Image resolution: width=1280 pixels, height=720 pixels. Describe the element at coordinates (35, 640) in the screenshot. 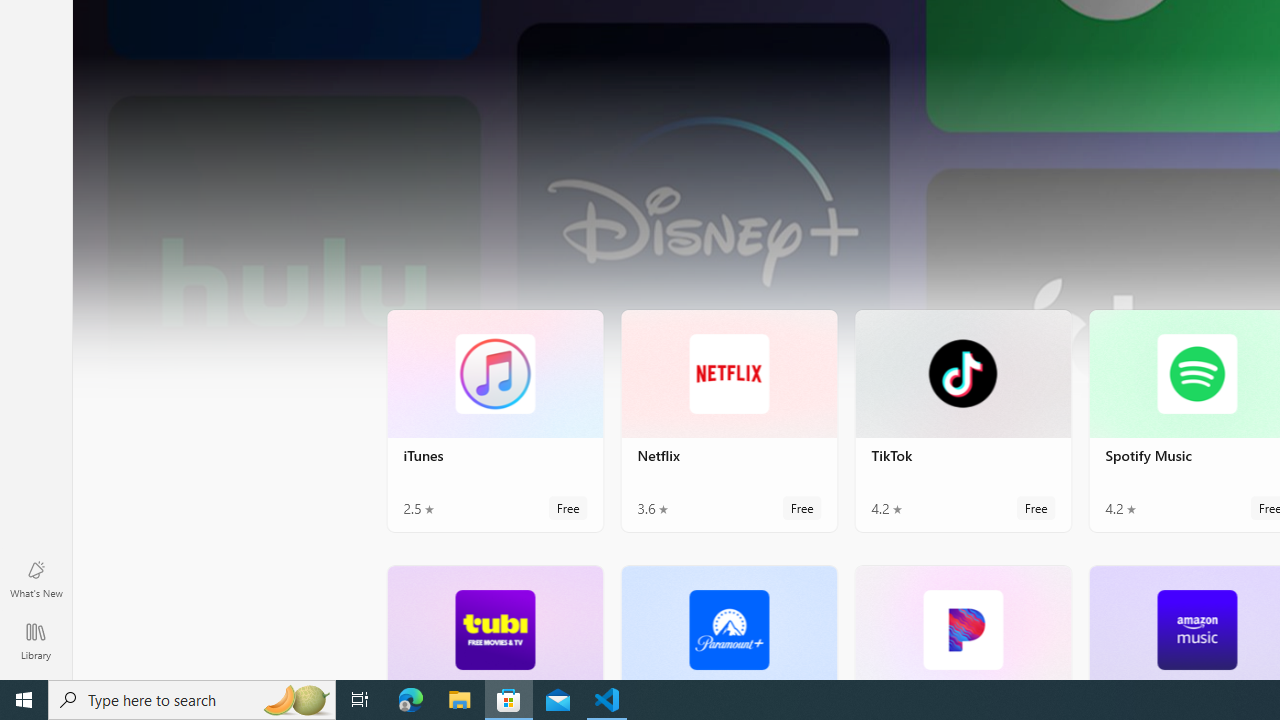

I see `'Library'` at that location.